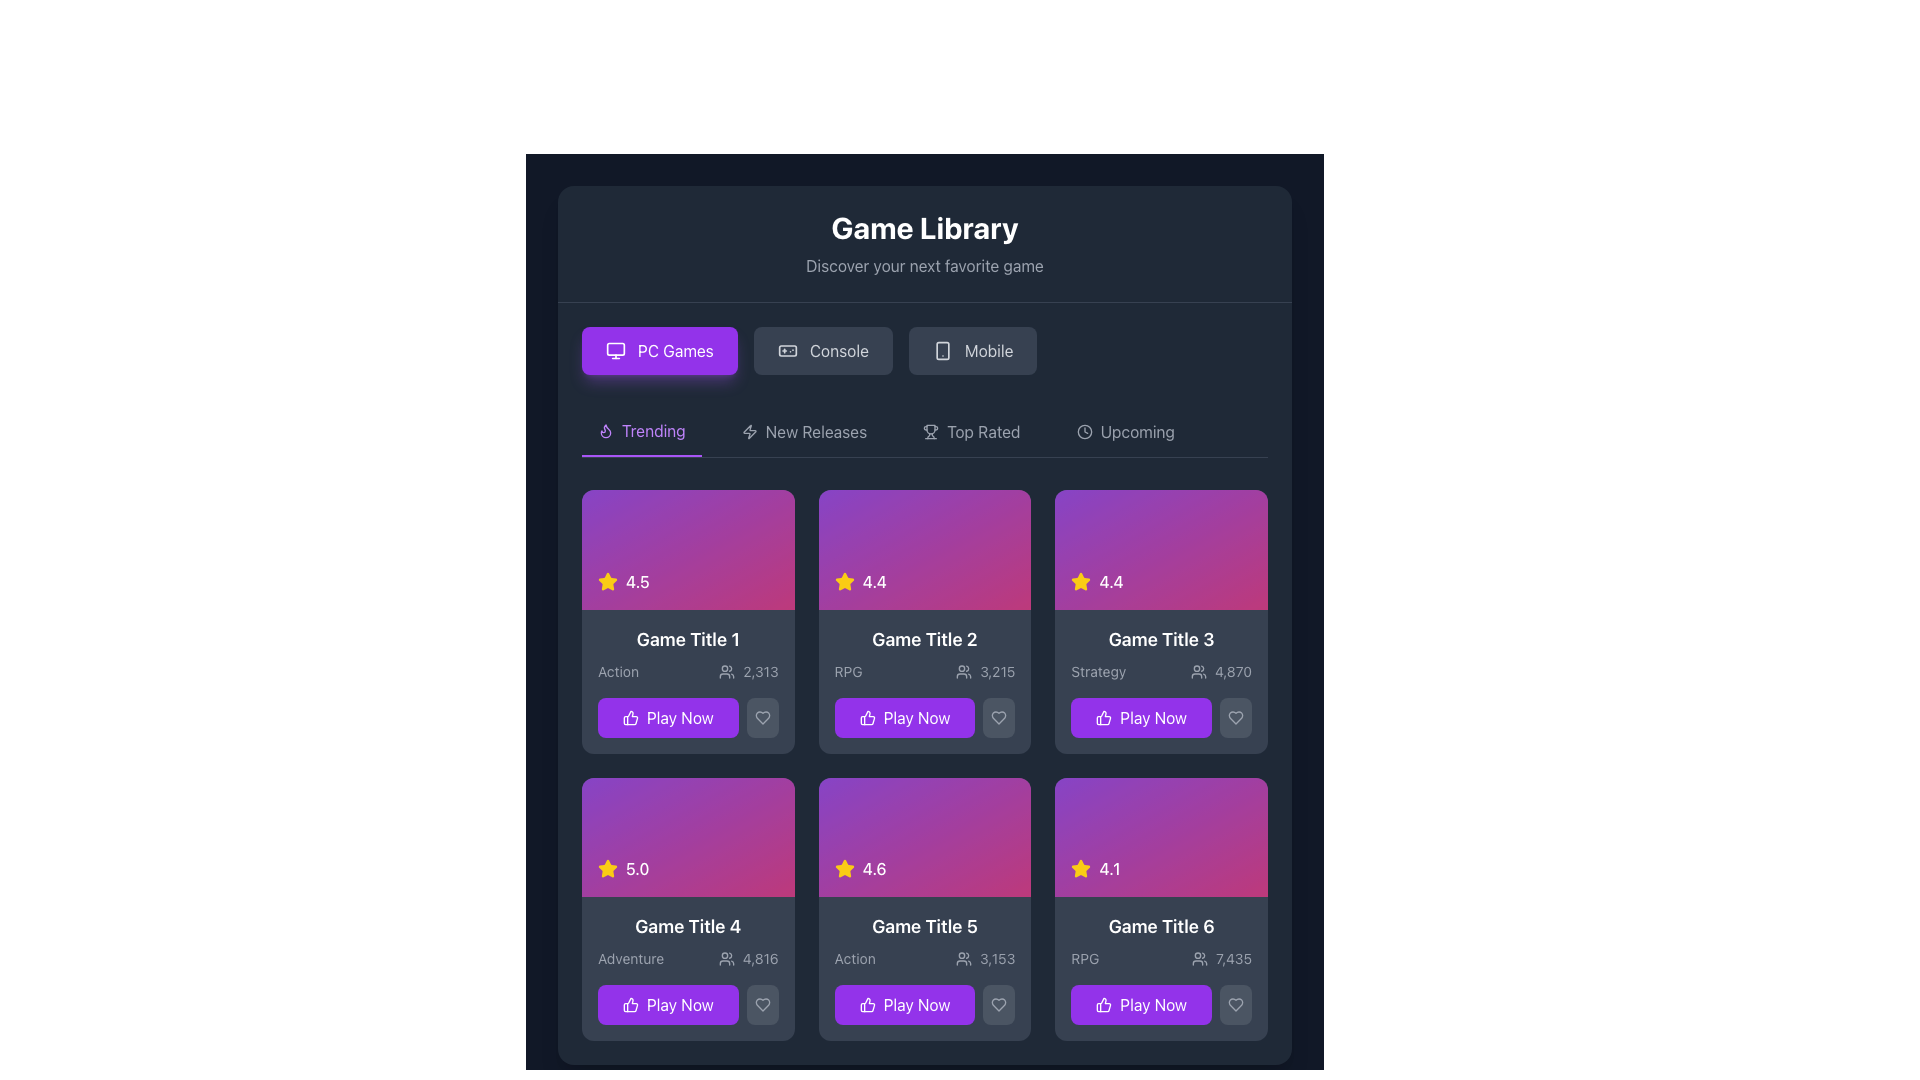 The image size is (1920, 1080). What do you see at coordinates (1103, 716) in the screenshot?
I see `the thumb icon button within the 'Play Now' button in the third card of the first row` at bounding box center [1103, 716].